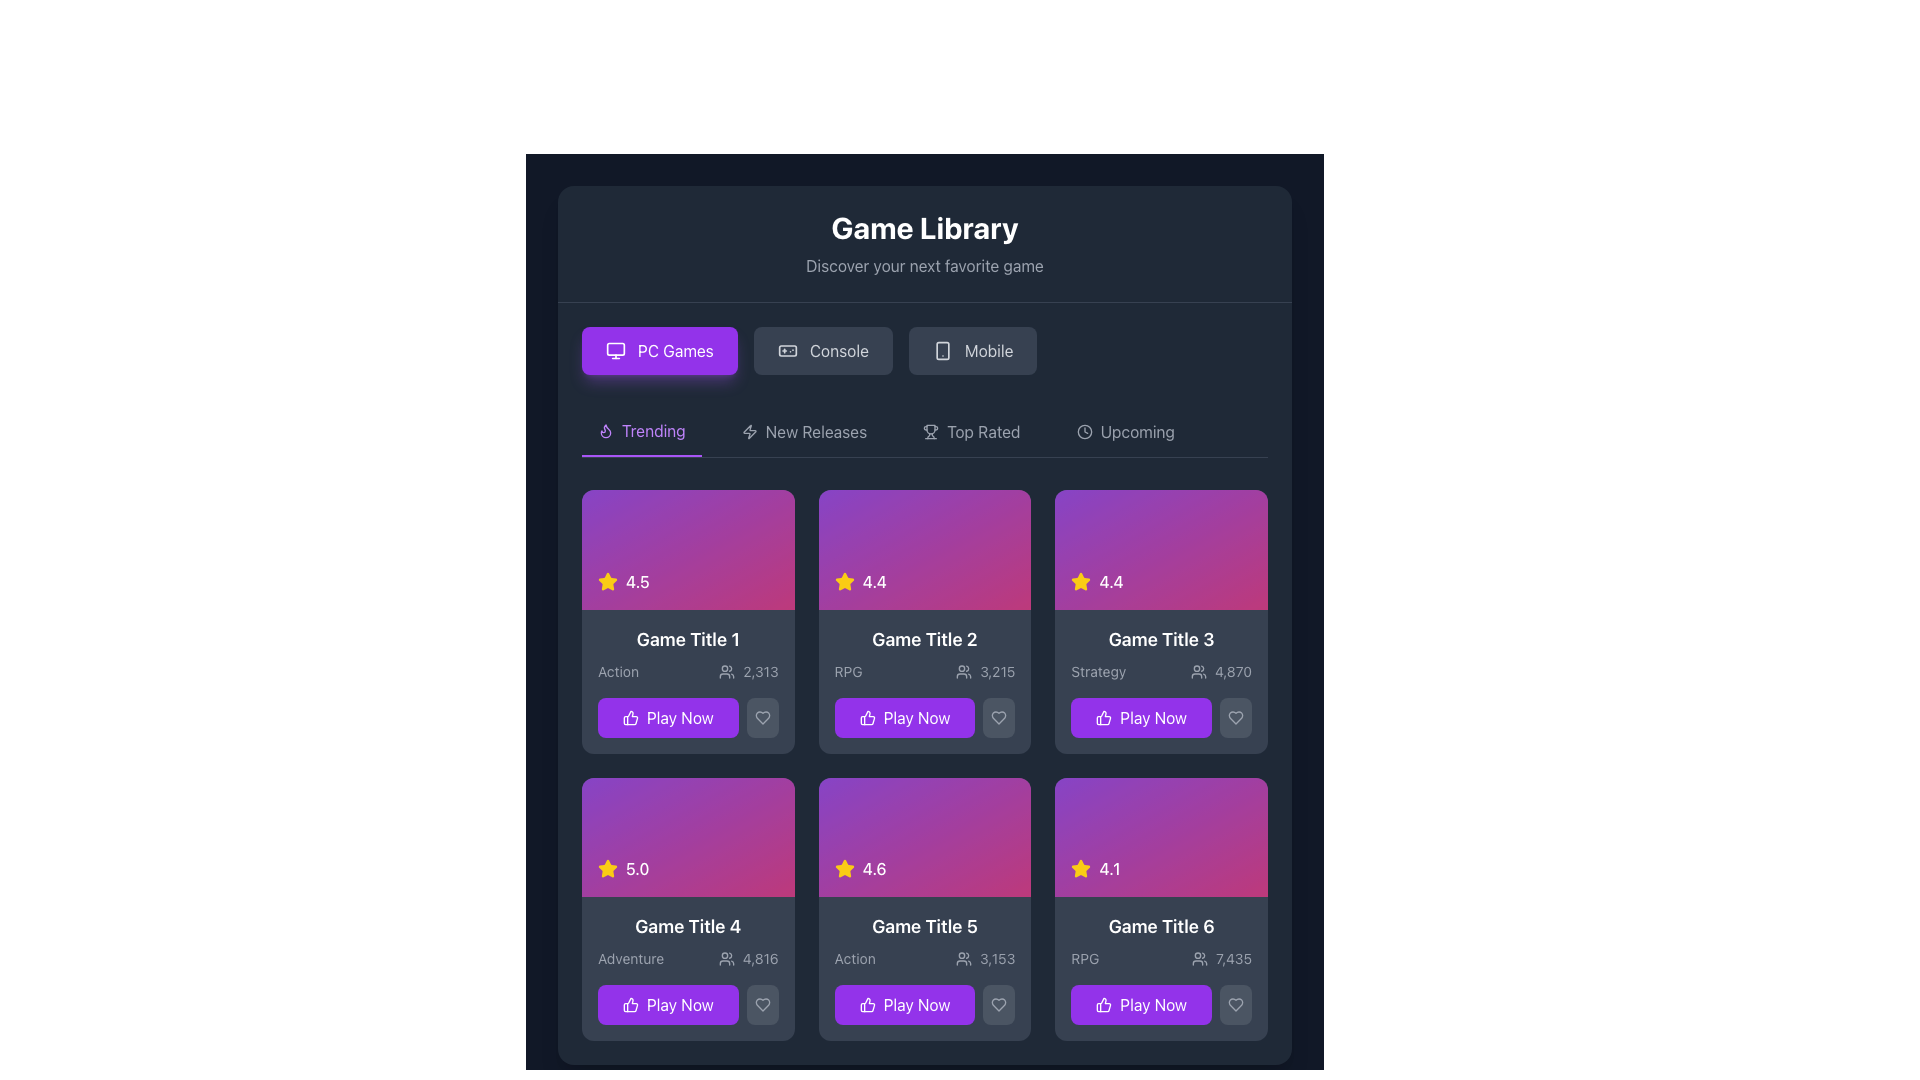 The image size is (1920, 1080). What do you see at coordinates (1103, 716) in the screenshot?
I see `the thumb icon button within the 'Play Now' button in the third card of the first row` at bounding box center [1103, 716].